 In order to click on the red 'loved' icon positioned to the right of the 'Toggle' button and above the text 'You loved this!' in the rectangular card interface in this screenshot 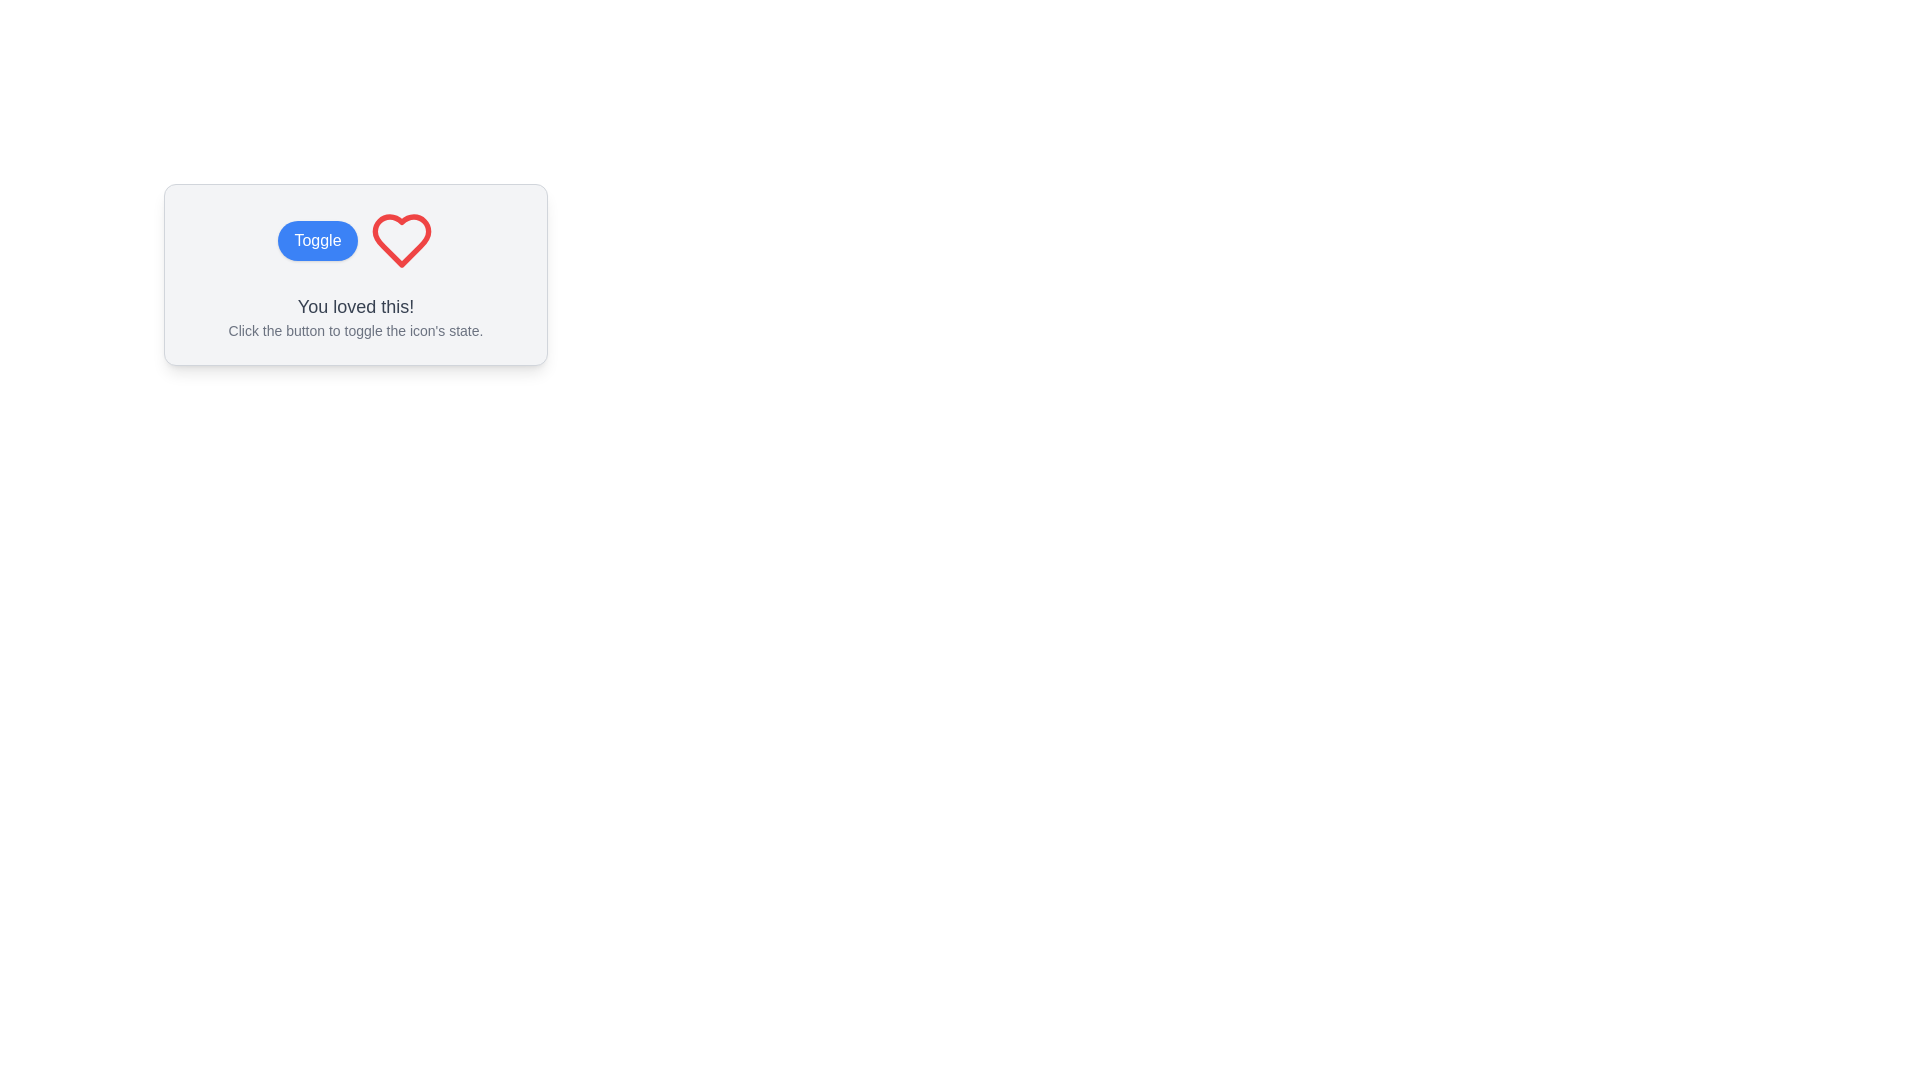, I will do `click(400, 239)`.